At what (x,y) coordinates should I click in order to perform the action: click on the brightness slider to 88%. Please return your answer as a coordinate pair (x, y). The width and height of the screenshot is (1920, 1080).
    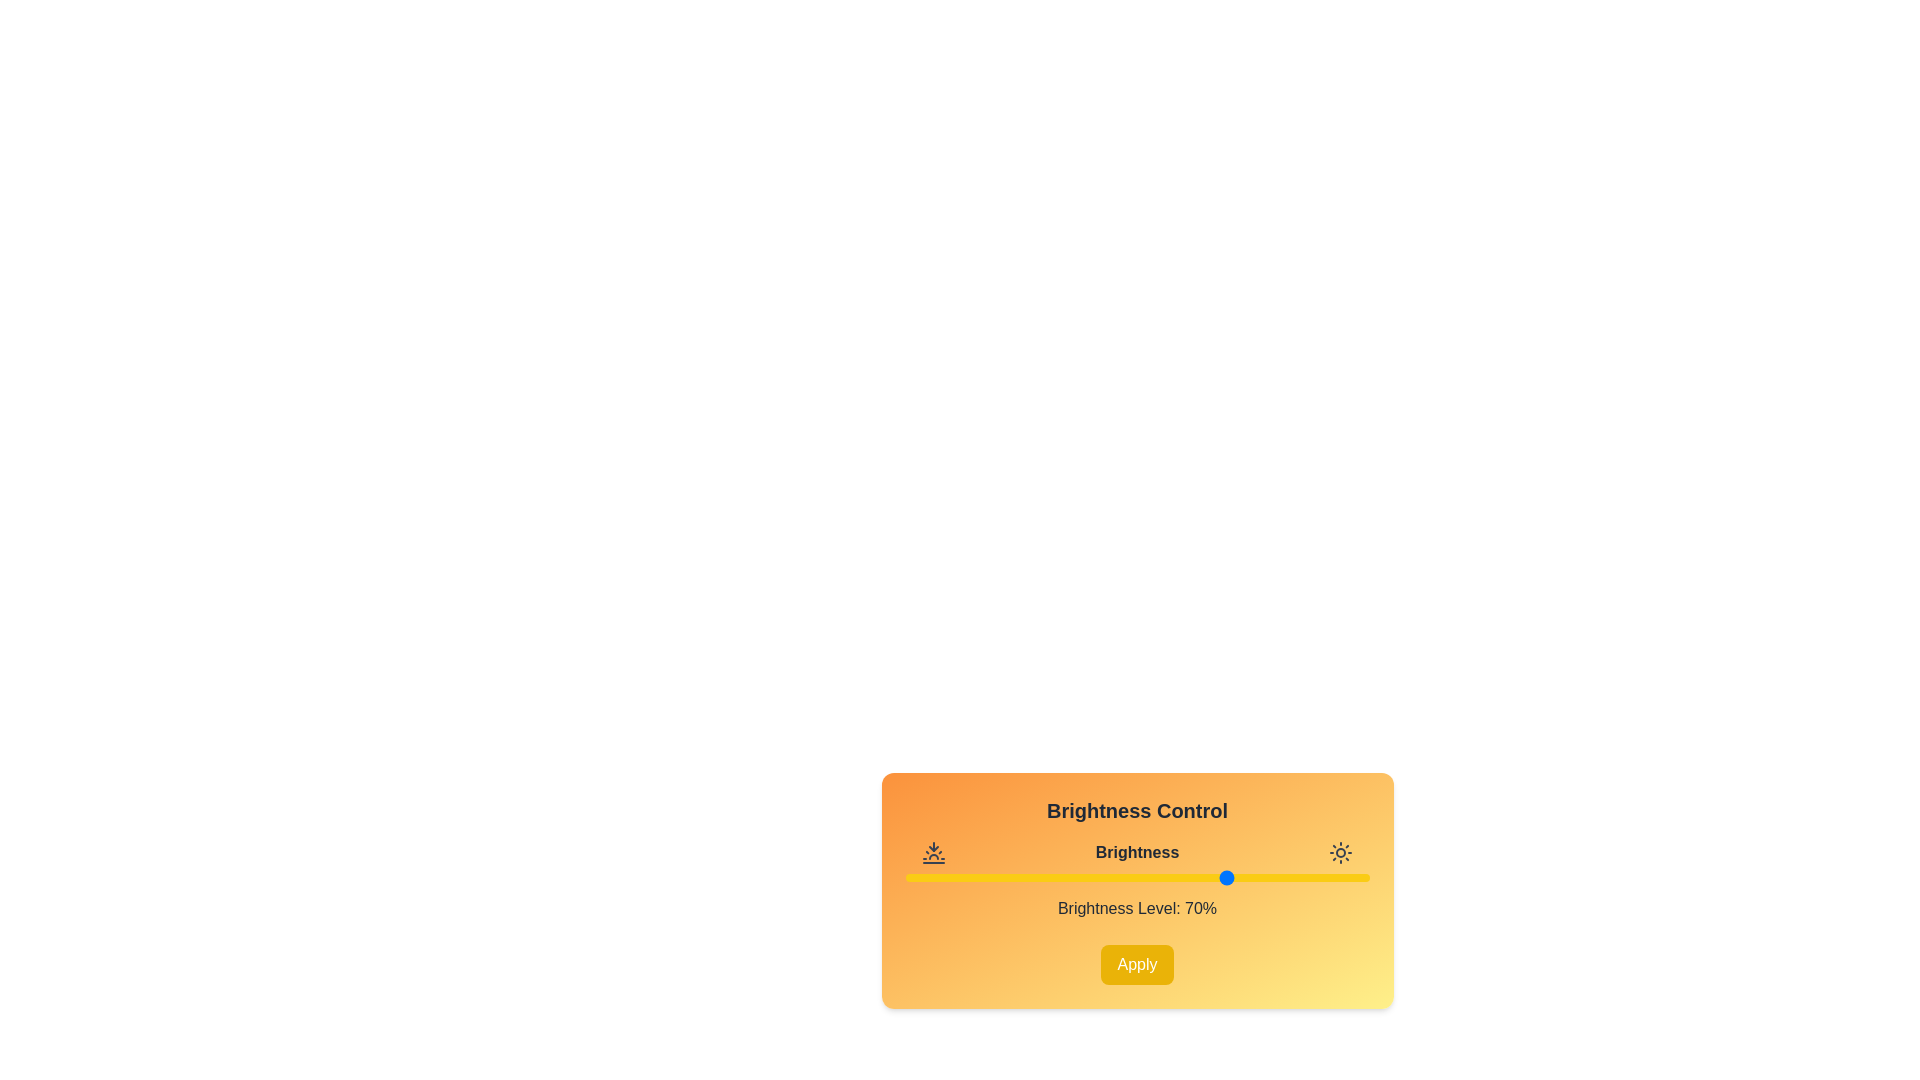
    Looking at the image, I should click on (1313, 877).